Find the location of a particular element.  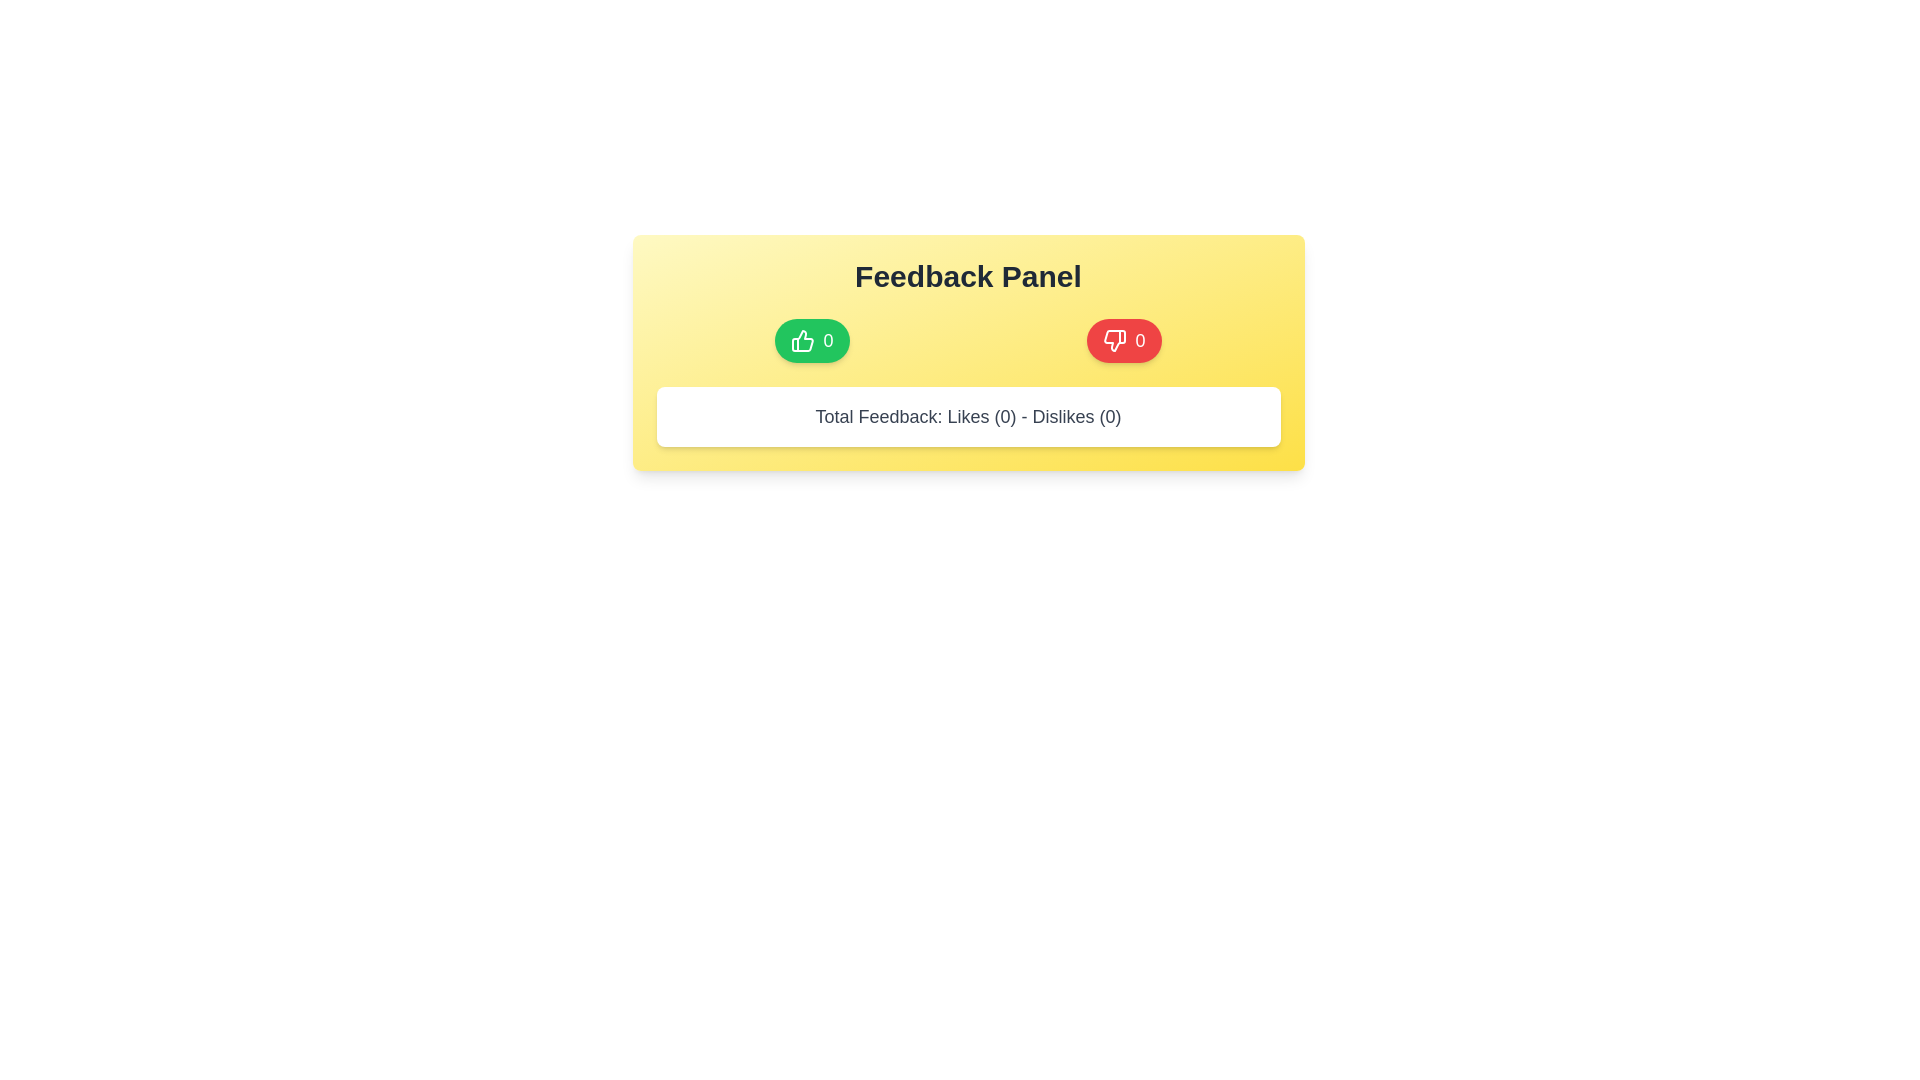

the red thumbs-down icon button, which is part of a feedback panel is located at coordinates (1114, 339).